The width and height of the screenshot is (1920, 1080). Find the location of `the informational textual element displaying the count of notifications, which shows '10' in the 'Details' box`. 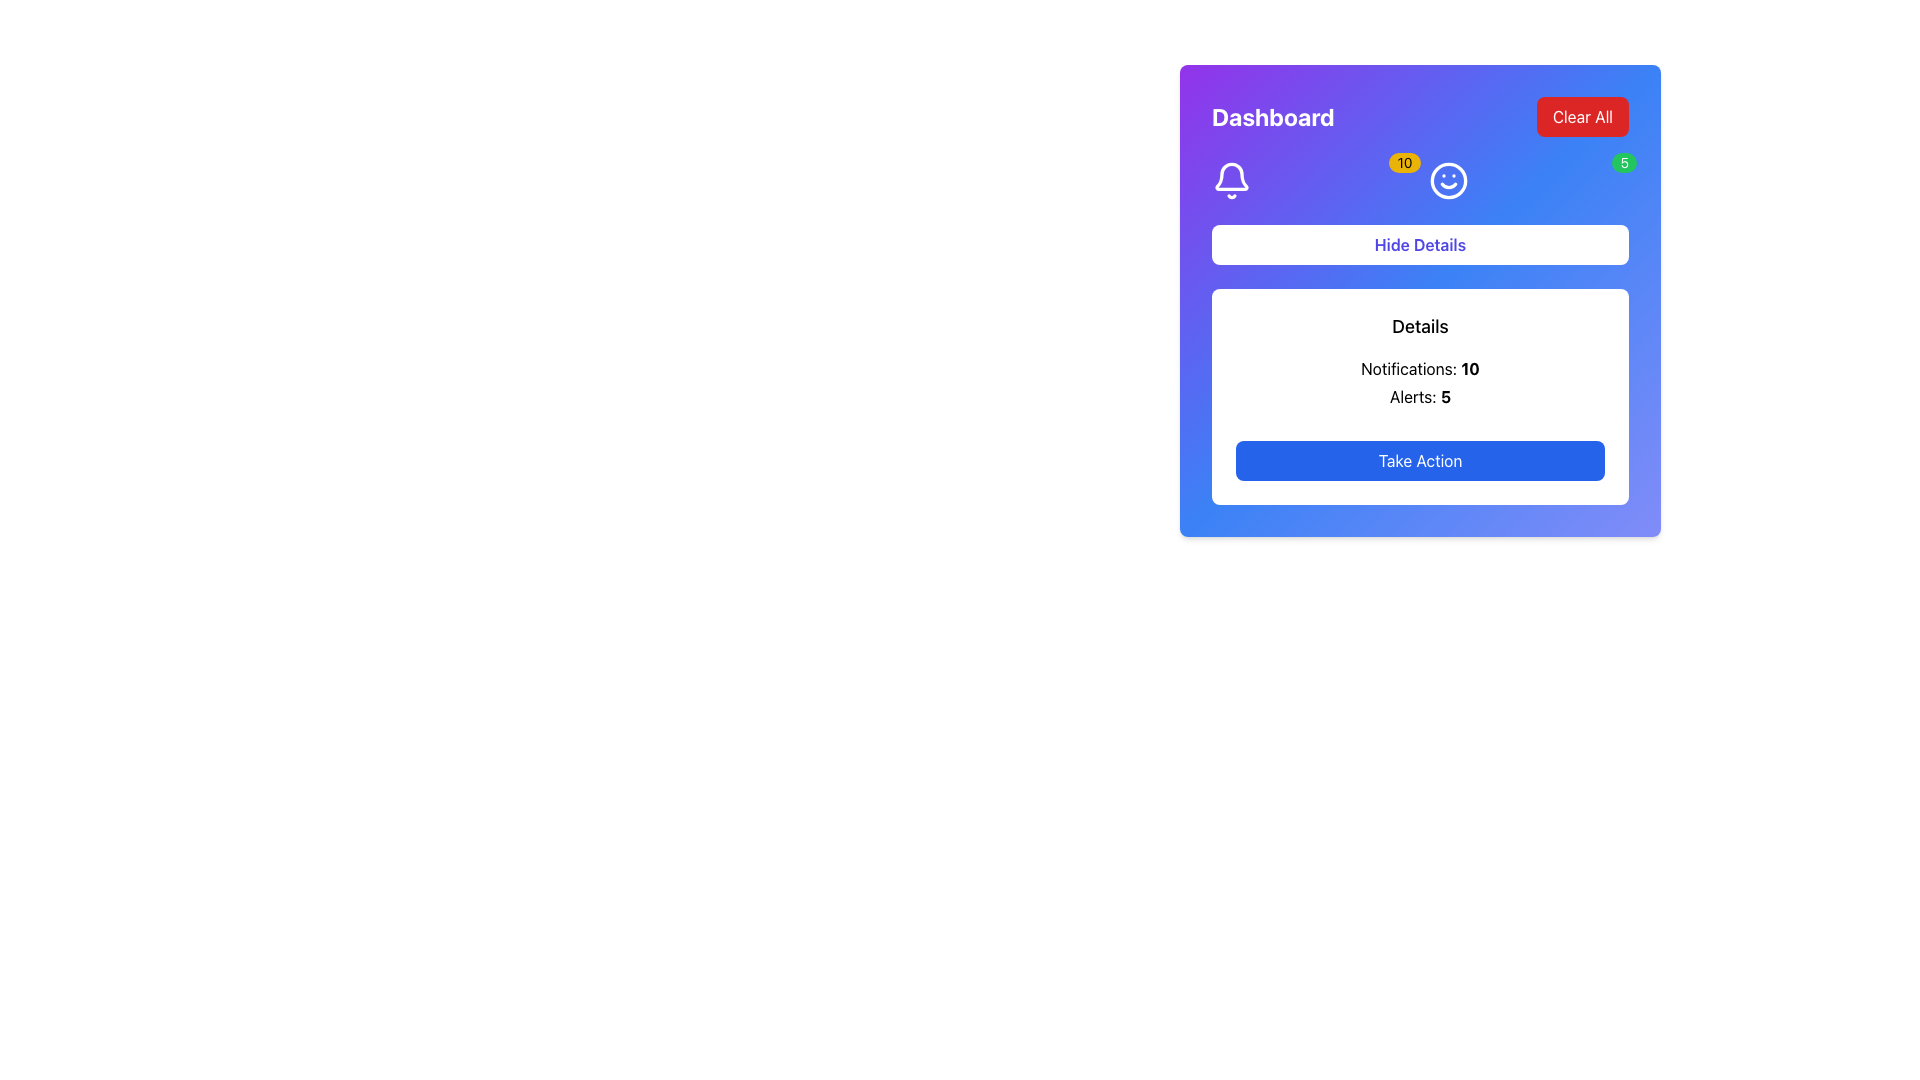

the informational textual element displaying the count of notifications, which shows '10' in the 'Details' box is located at coordinates (1470, 369).